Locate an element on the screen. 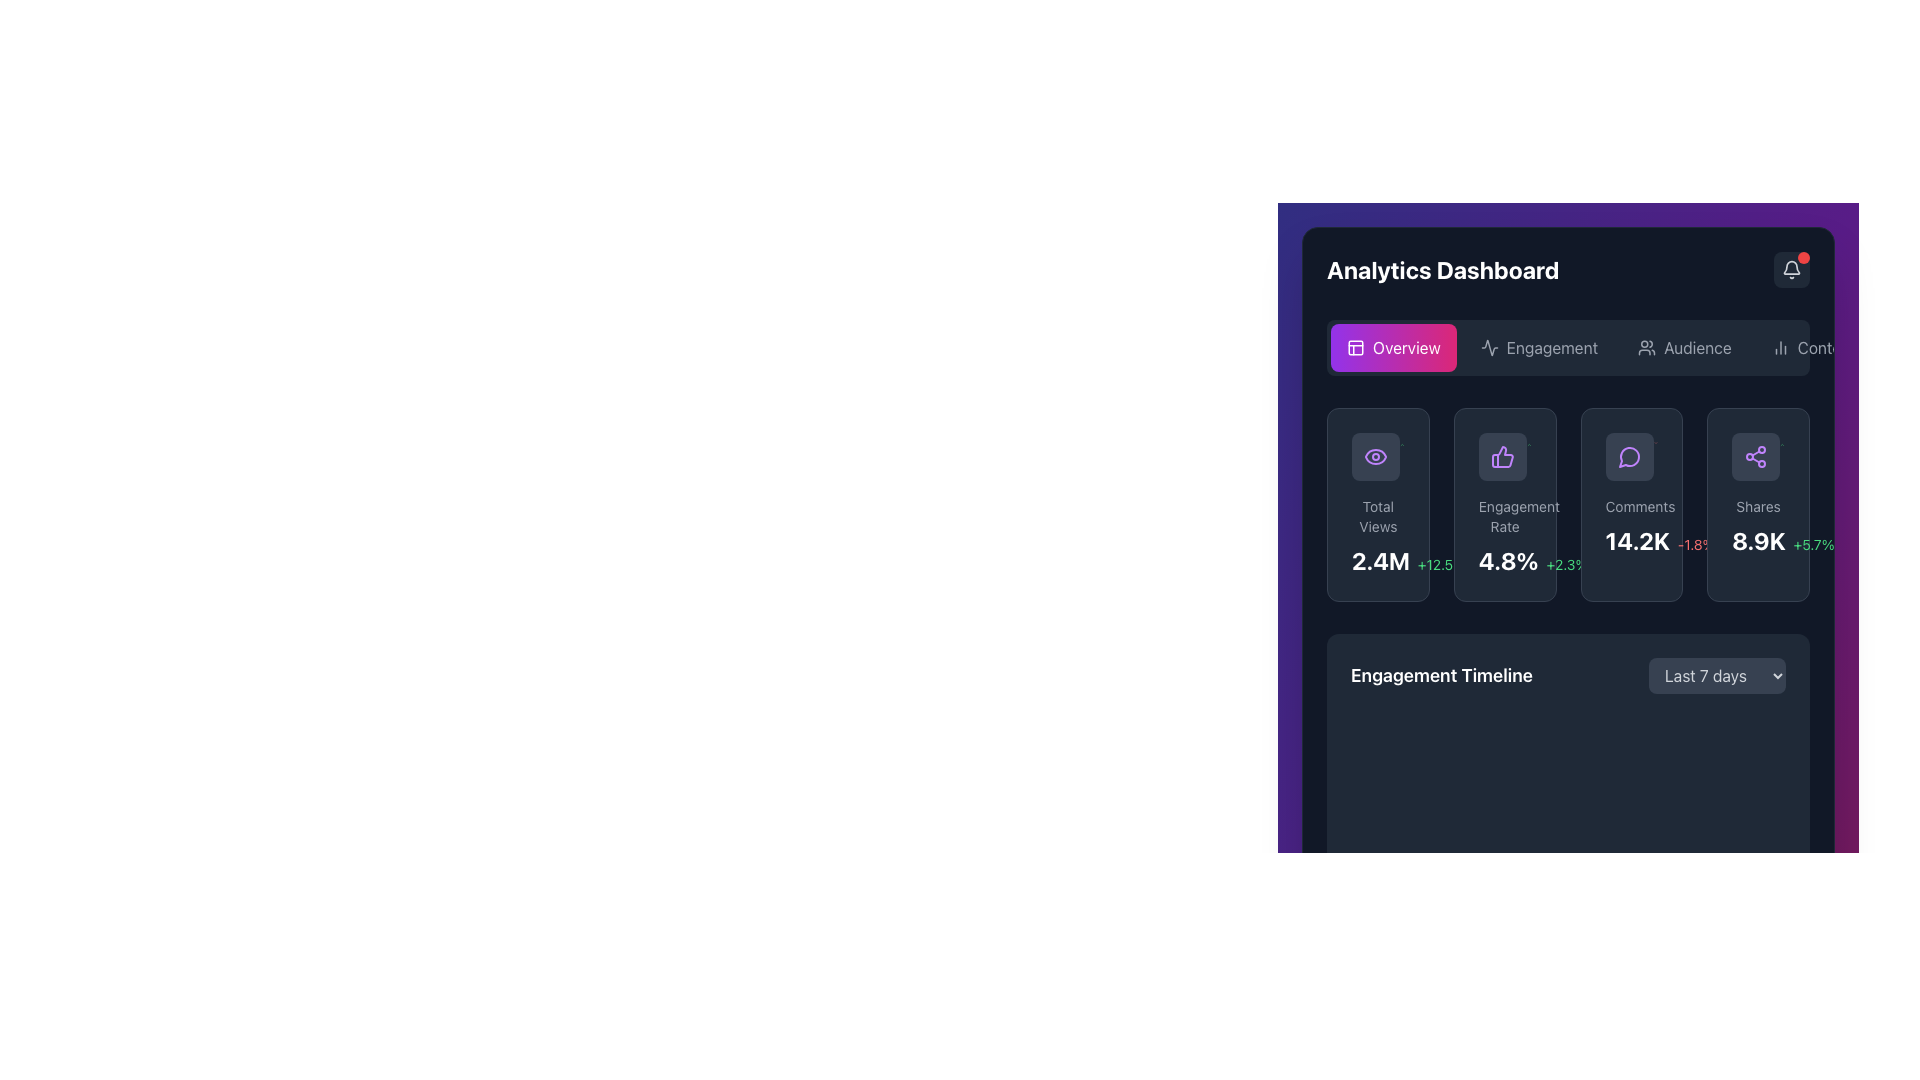 This screenshot has height=1080, width=1920. the 'Engagement' navigation tab is located at coordinates (1567, 346).